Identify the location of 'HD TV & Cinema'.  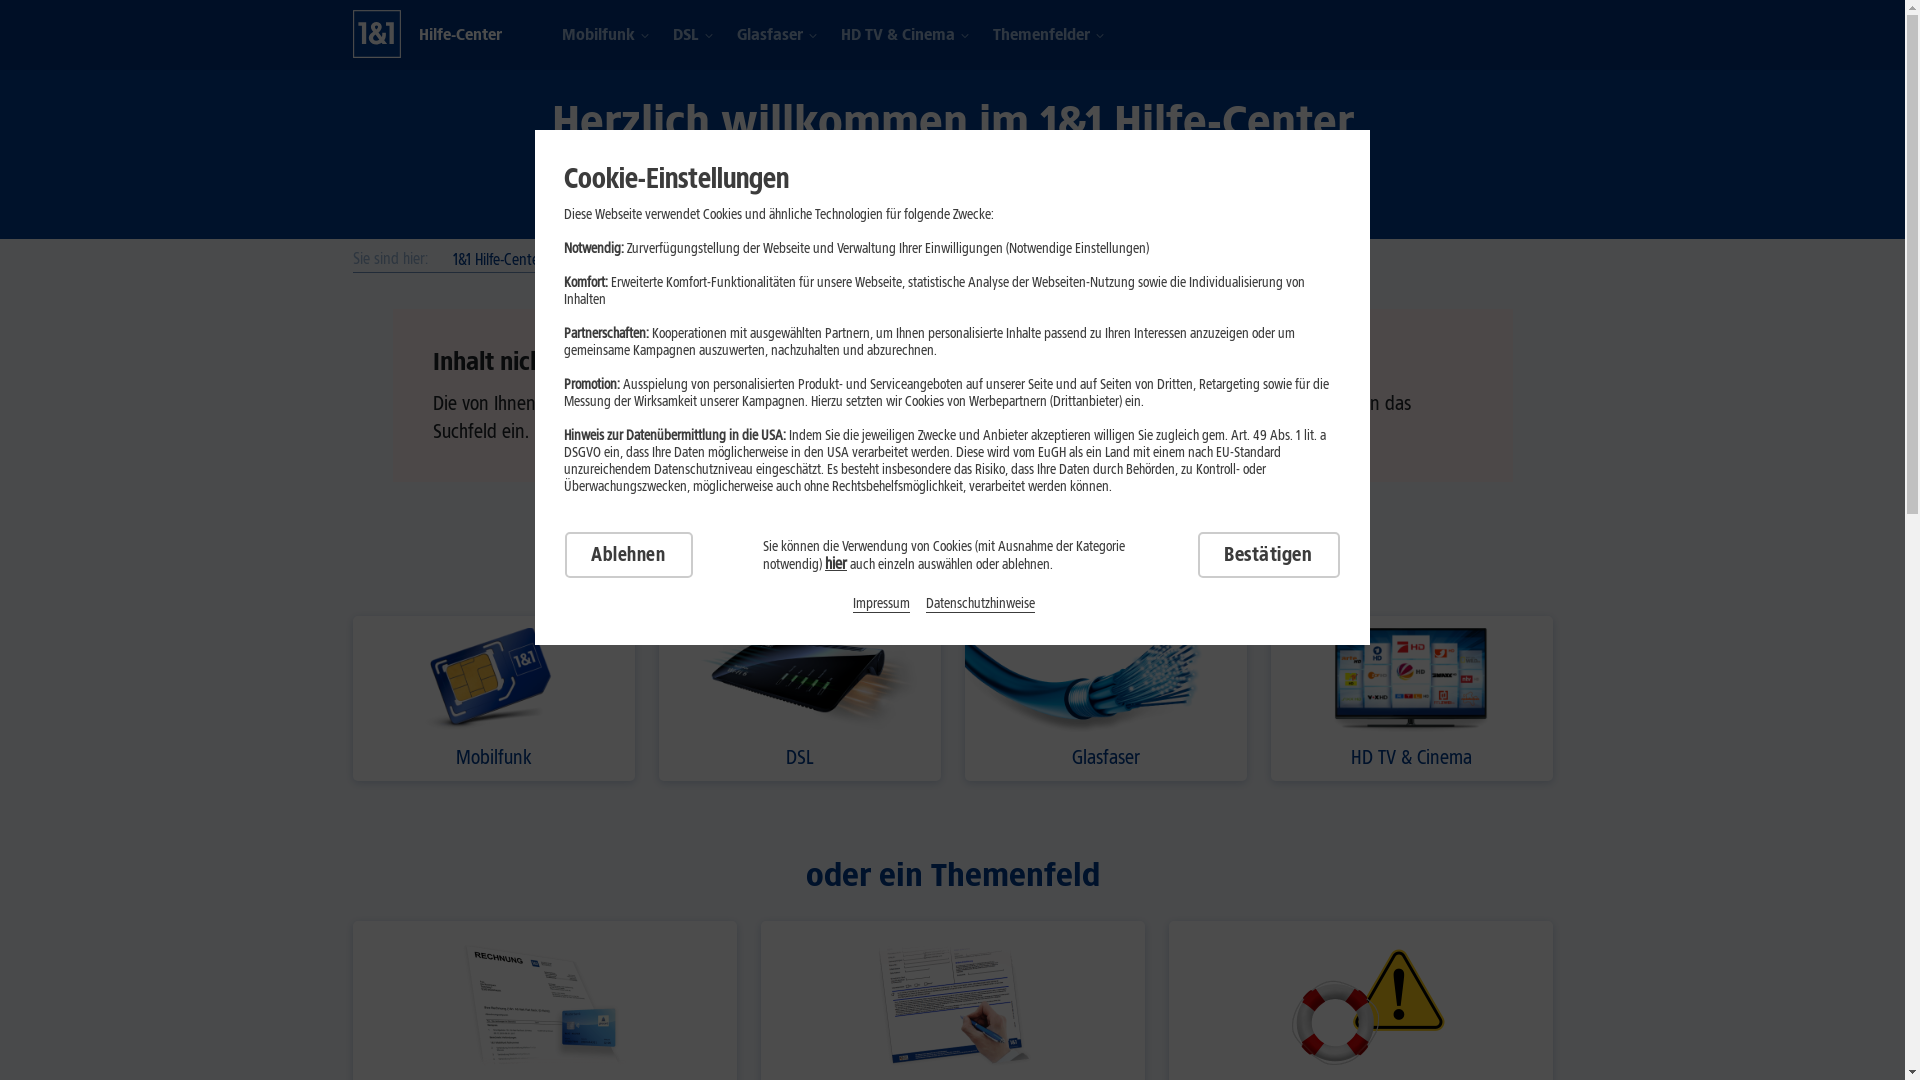
(1410, 697).